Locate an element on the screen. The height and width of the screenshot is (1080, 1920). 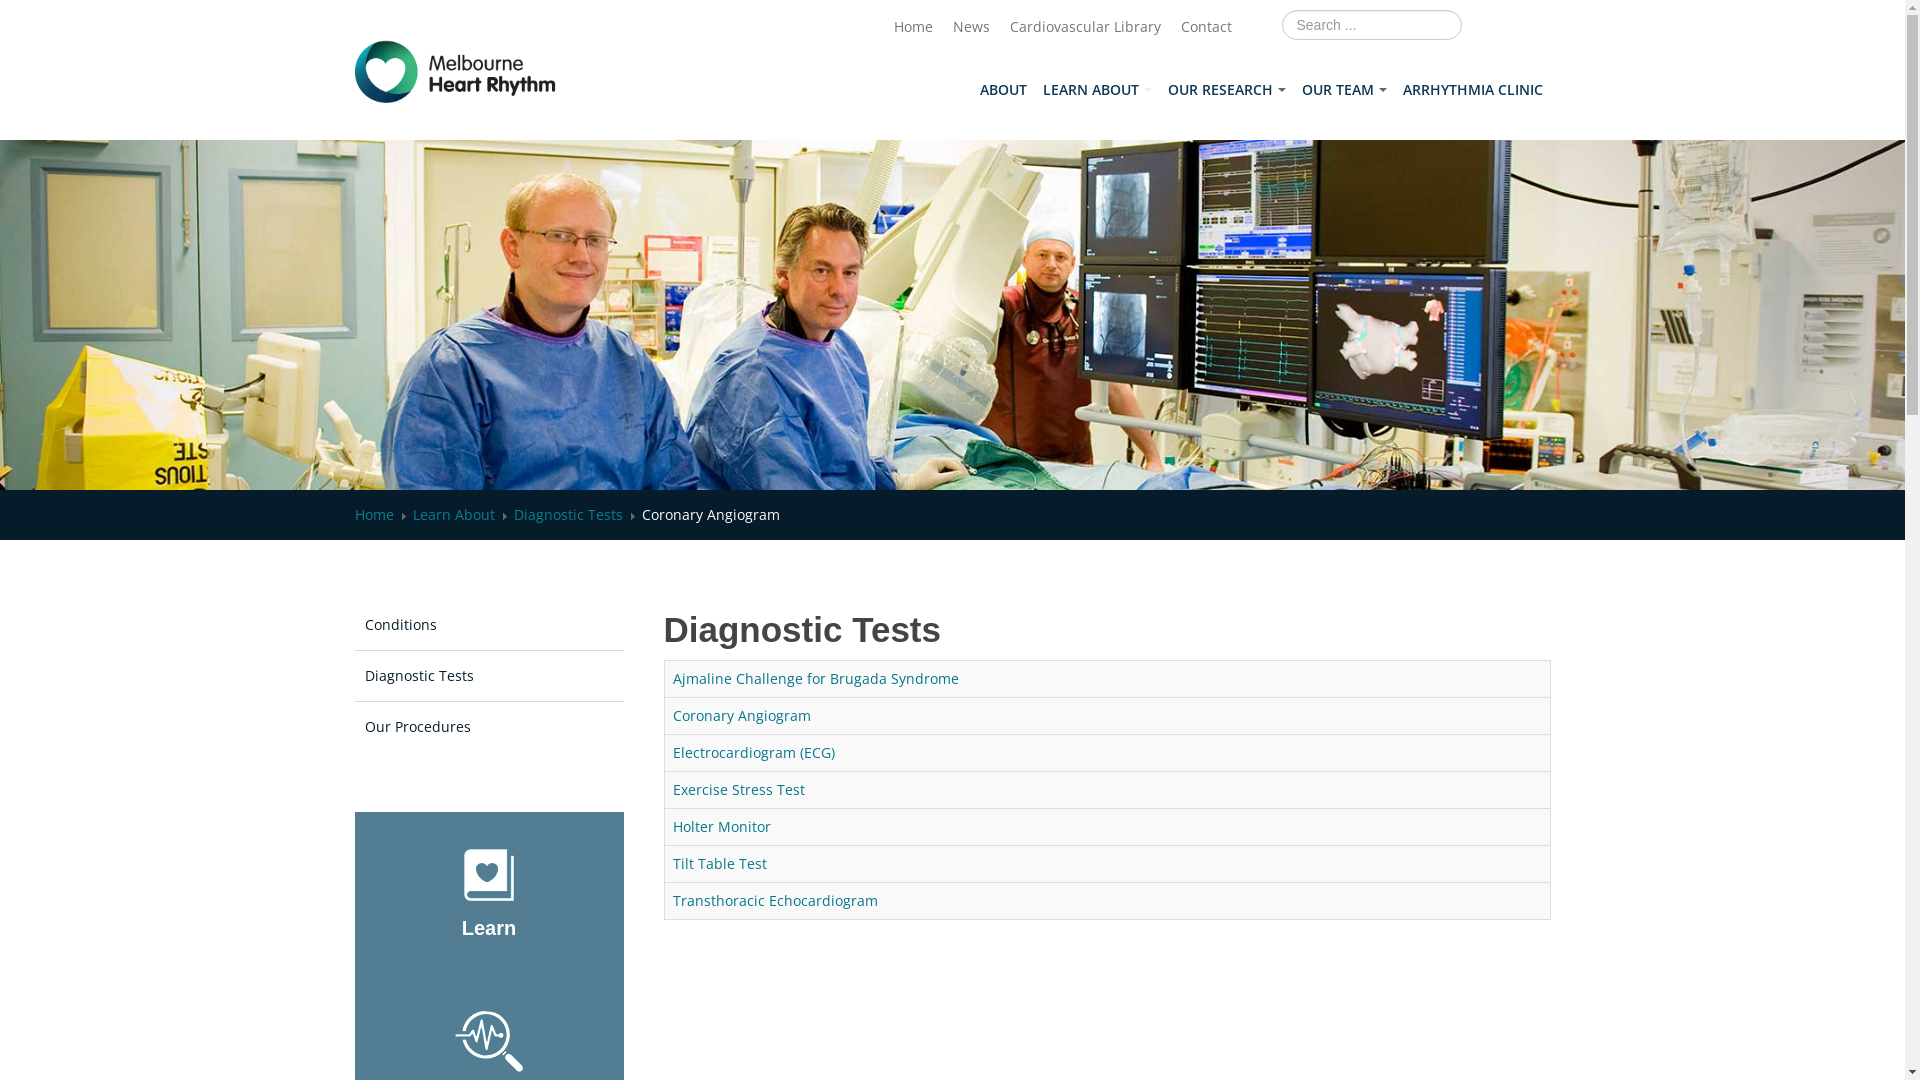
'OUR TEAM' is located at coordinates (1294, 88).